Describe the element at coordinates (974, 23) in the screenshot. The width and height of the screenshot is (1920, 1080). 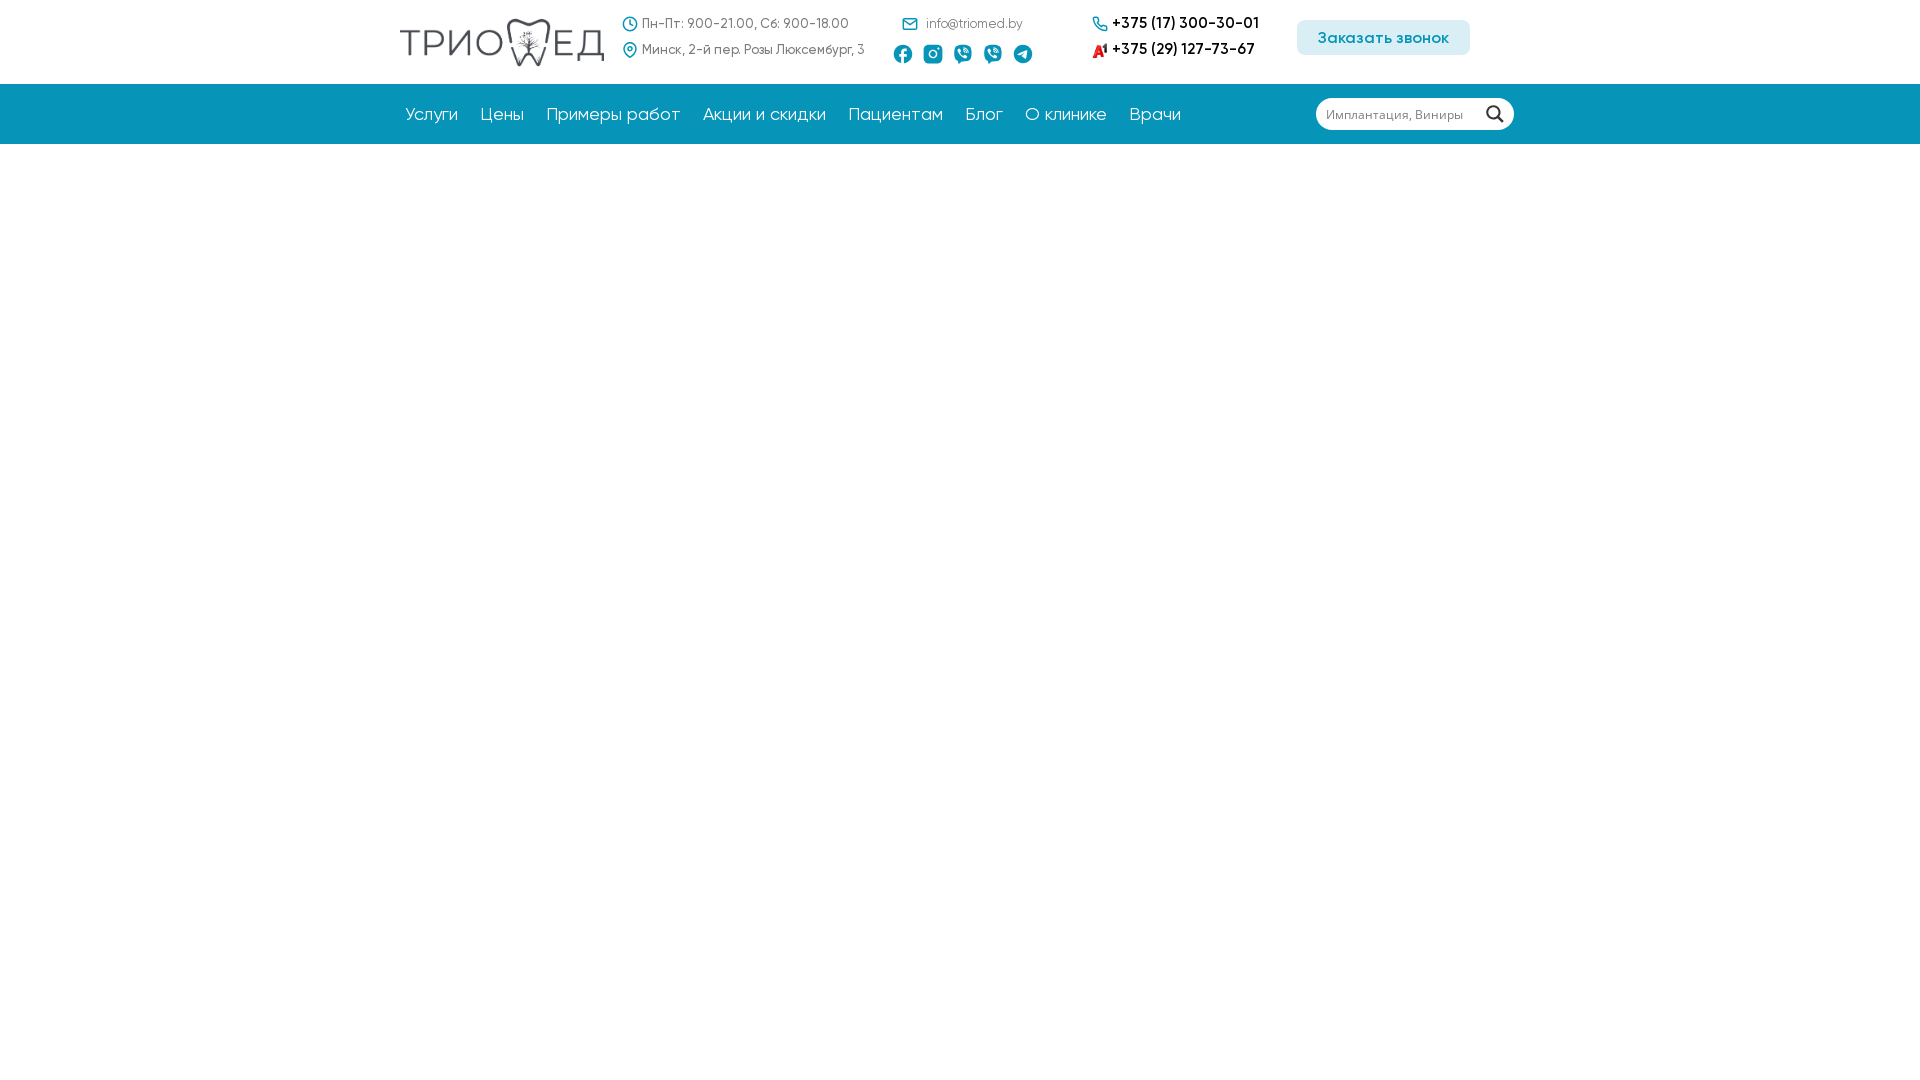
I see `'info@triomed.by'` at that location.